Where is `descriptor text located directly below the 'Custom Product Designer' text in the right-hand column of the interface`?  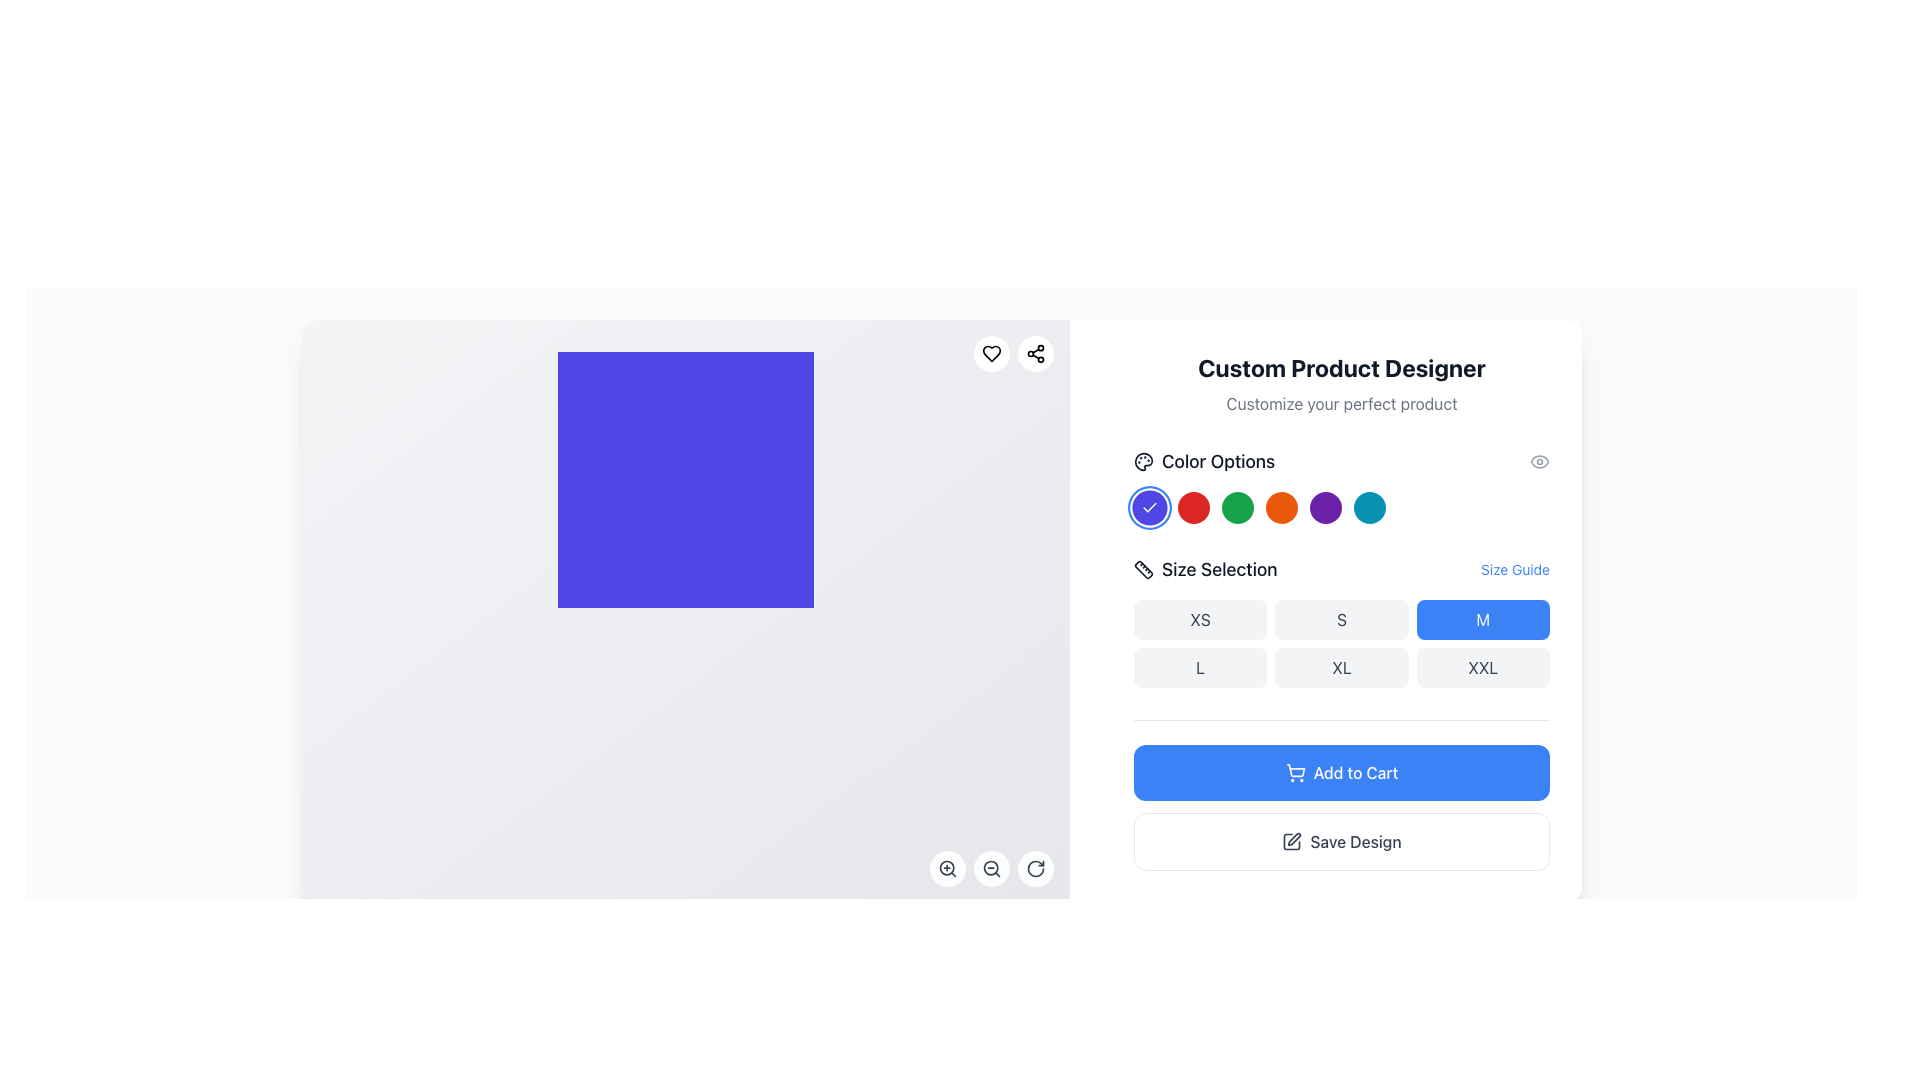 descriptor text located directly below the 'Custom Product Designer' text in the right-hand column of the interface is located at coordinates (1342, 404).